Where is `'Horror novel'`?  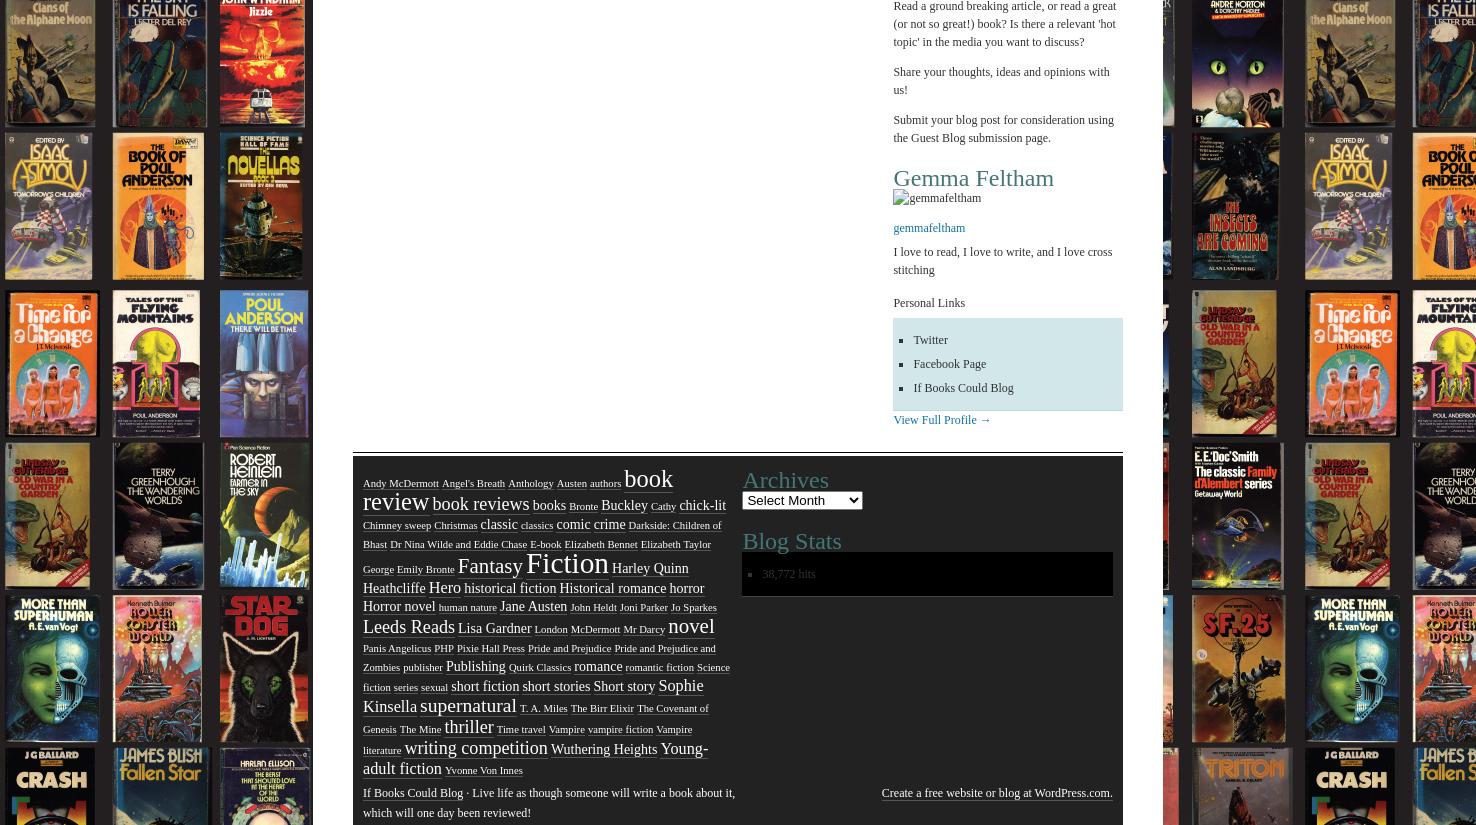
'Horror novel' is located at coordinates (398, 606).